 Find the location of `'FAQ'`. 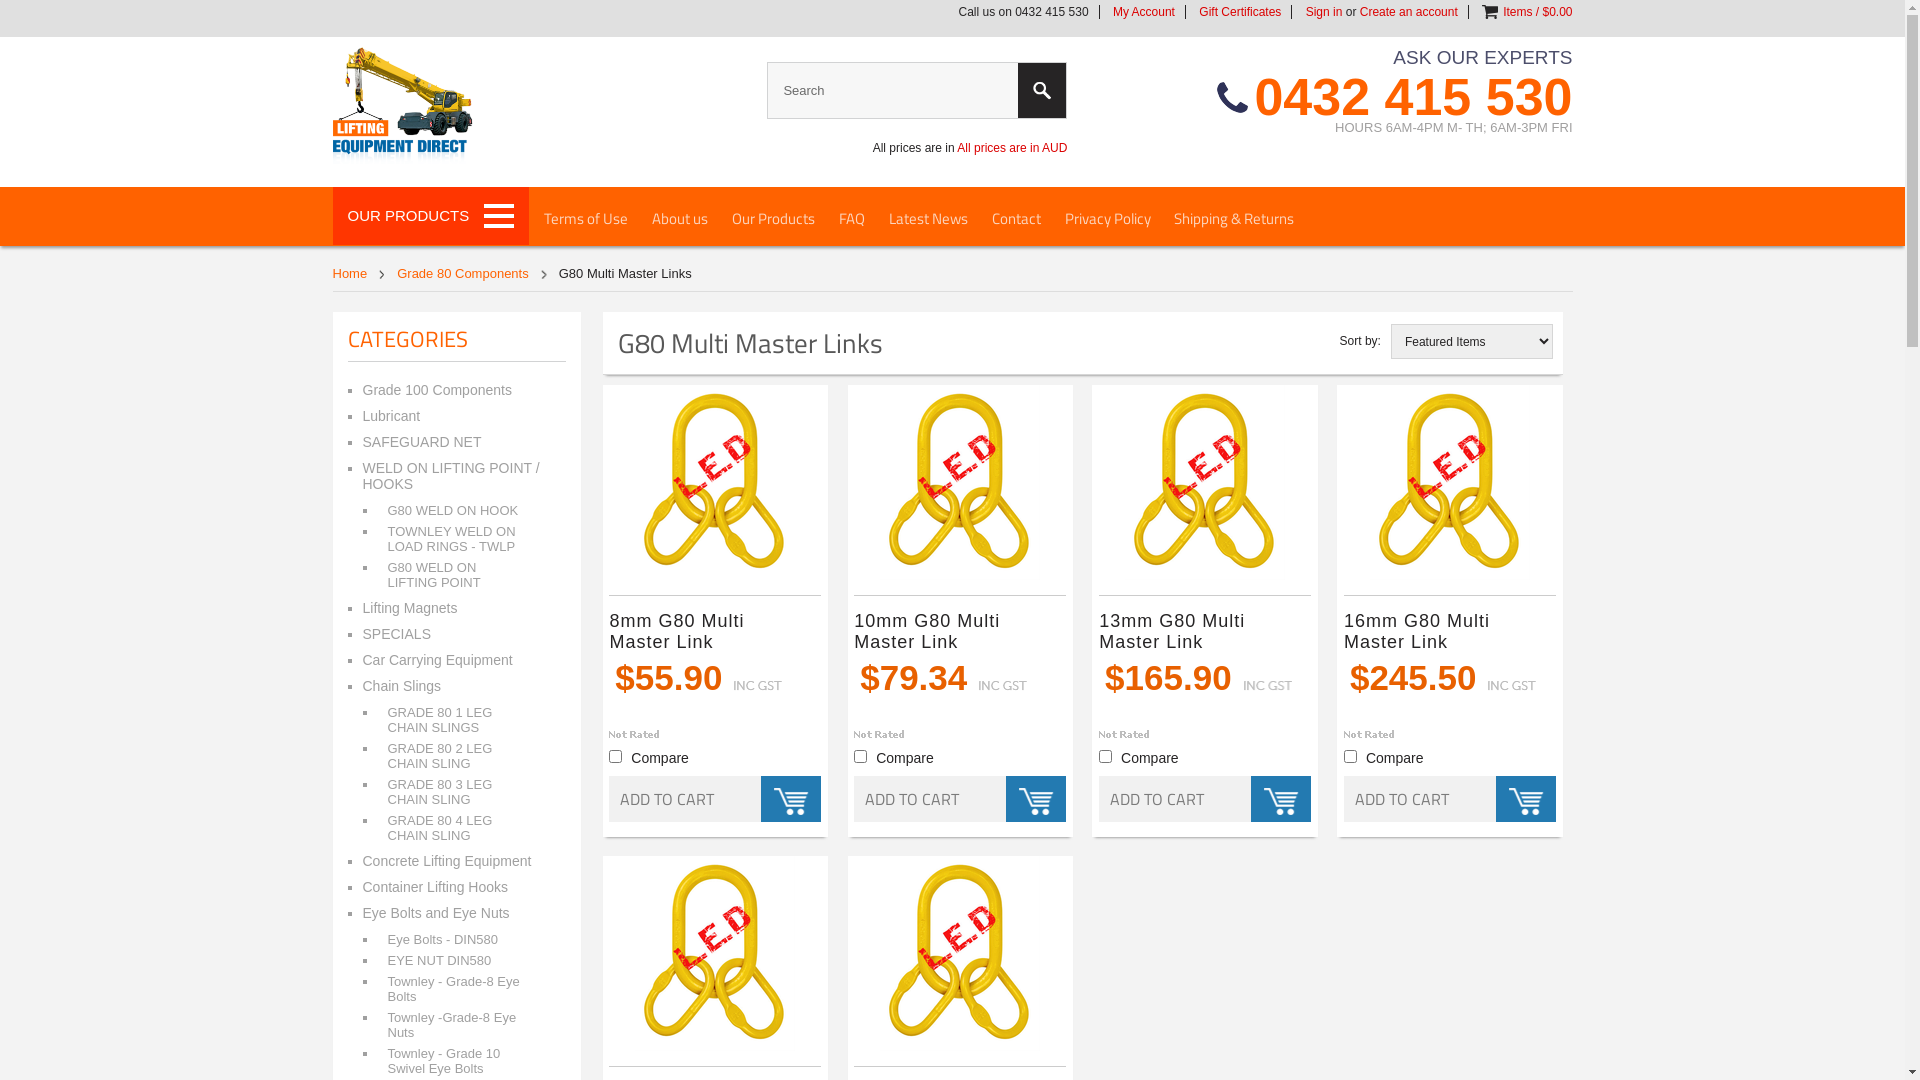

'FAQ' is located at coordinates (851, 218).